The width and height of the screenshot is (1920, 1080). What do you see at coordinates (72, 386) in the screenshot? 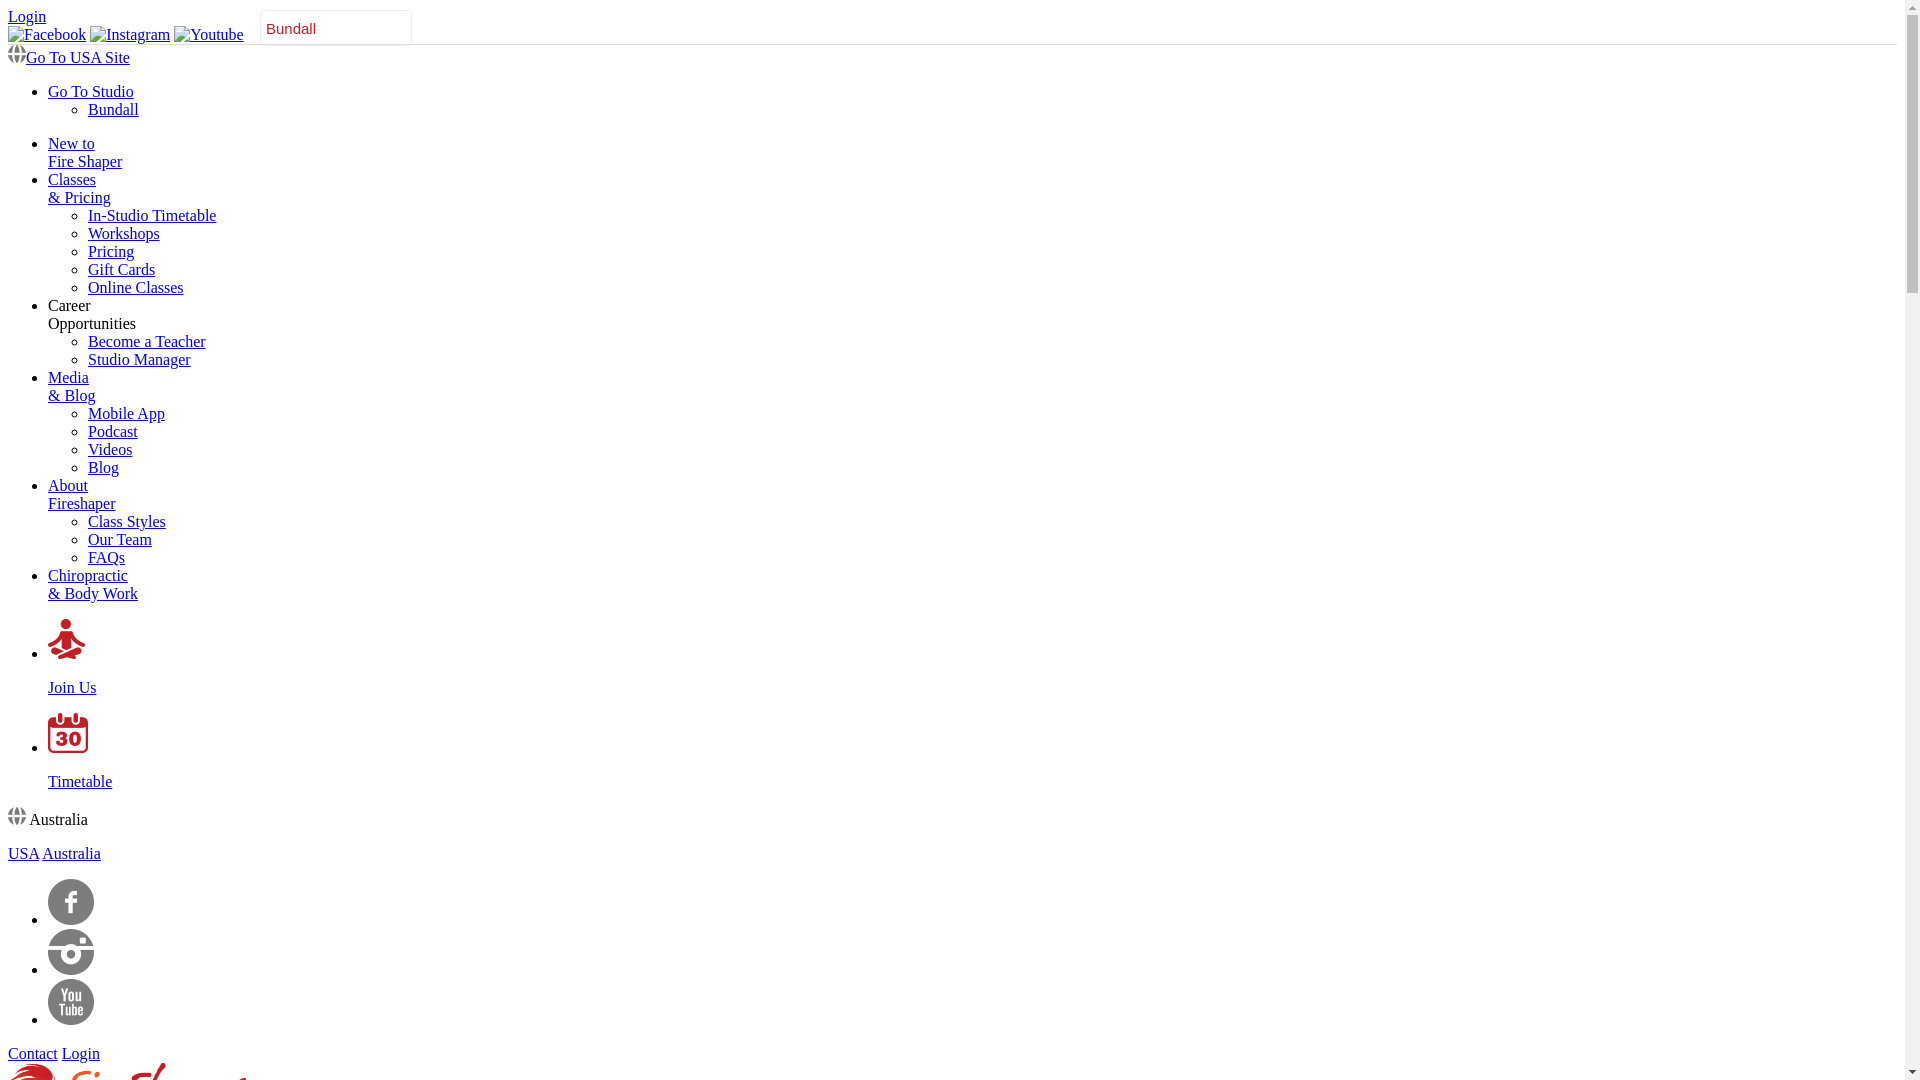
I see `'Media` at bounding box center [72, 386].